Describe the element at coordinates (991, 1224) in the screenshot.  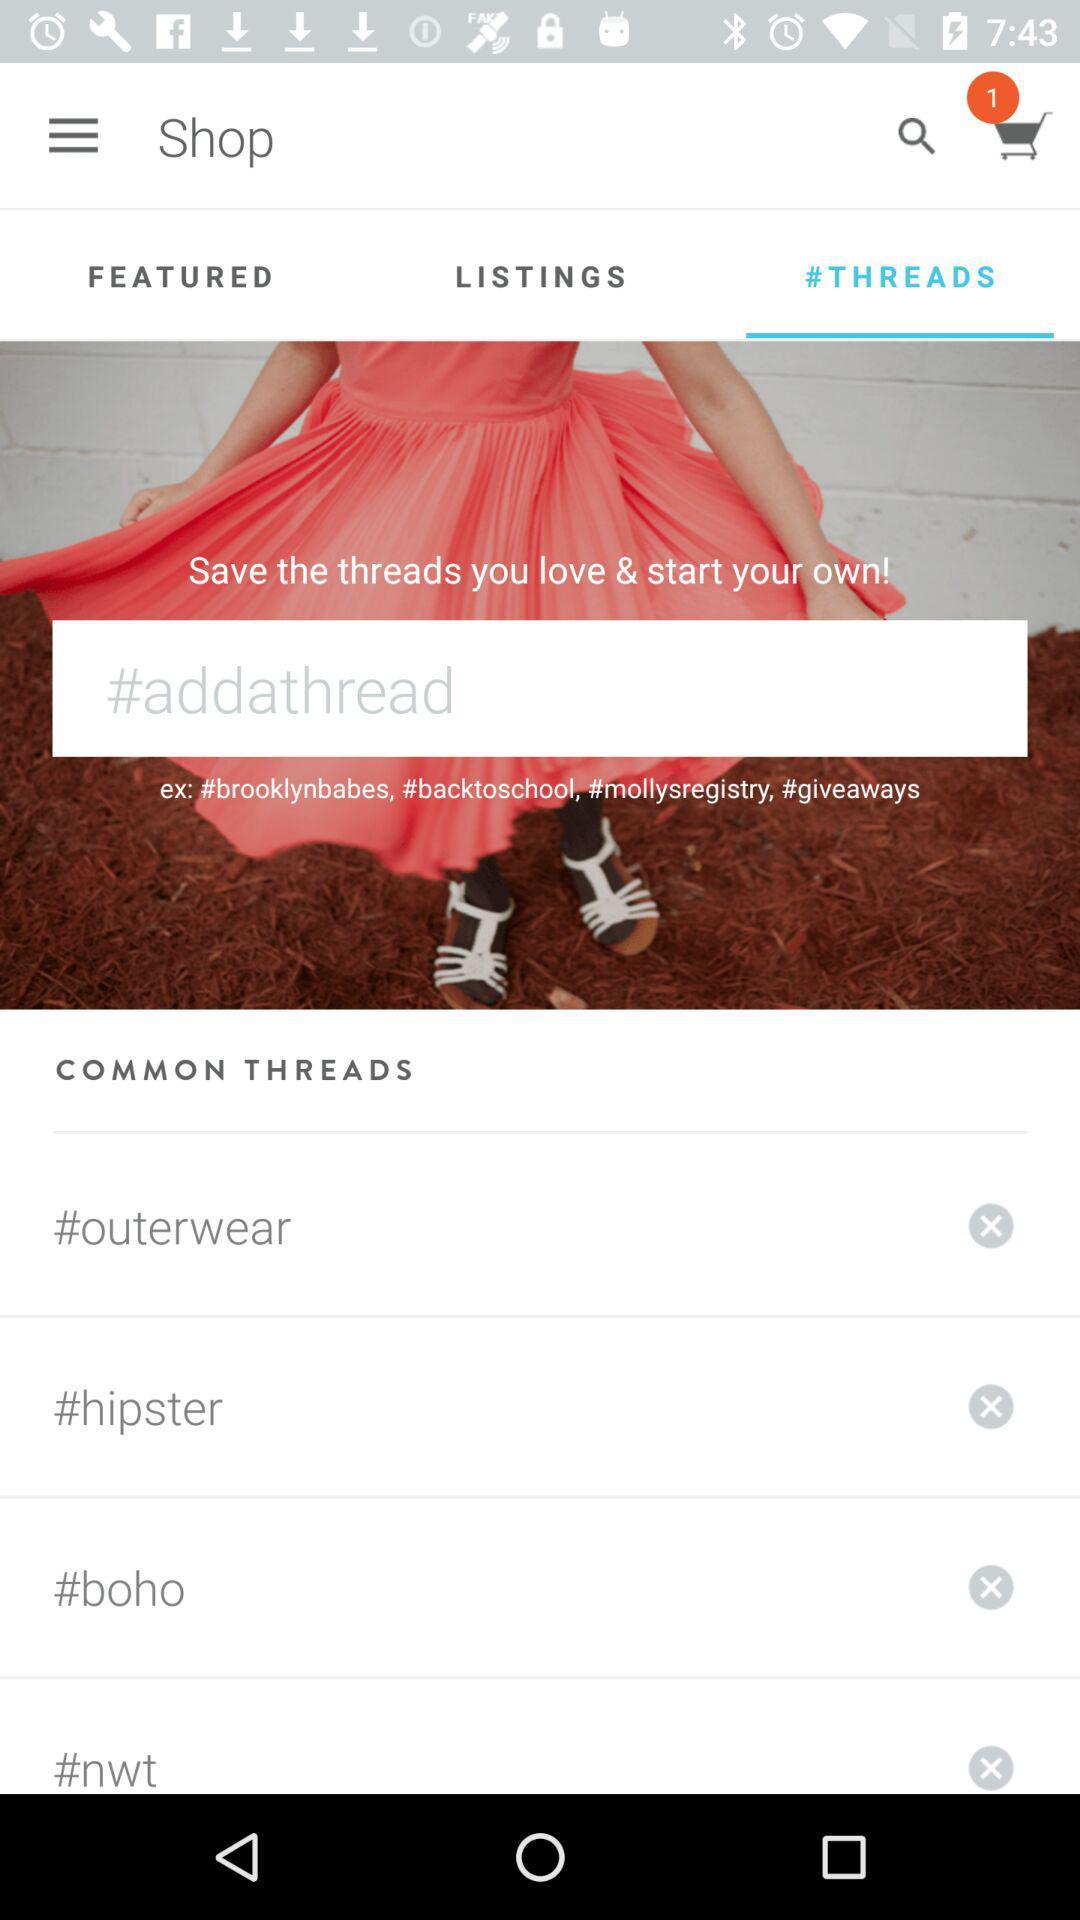
I see `button` at that location.